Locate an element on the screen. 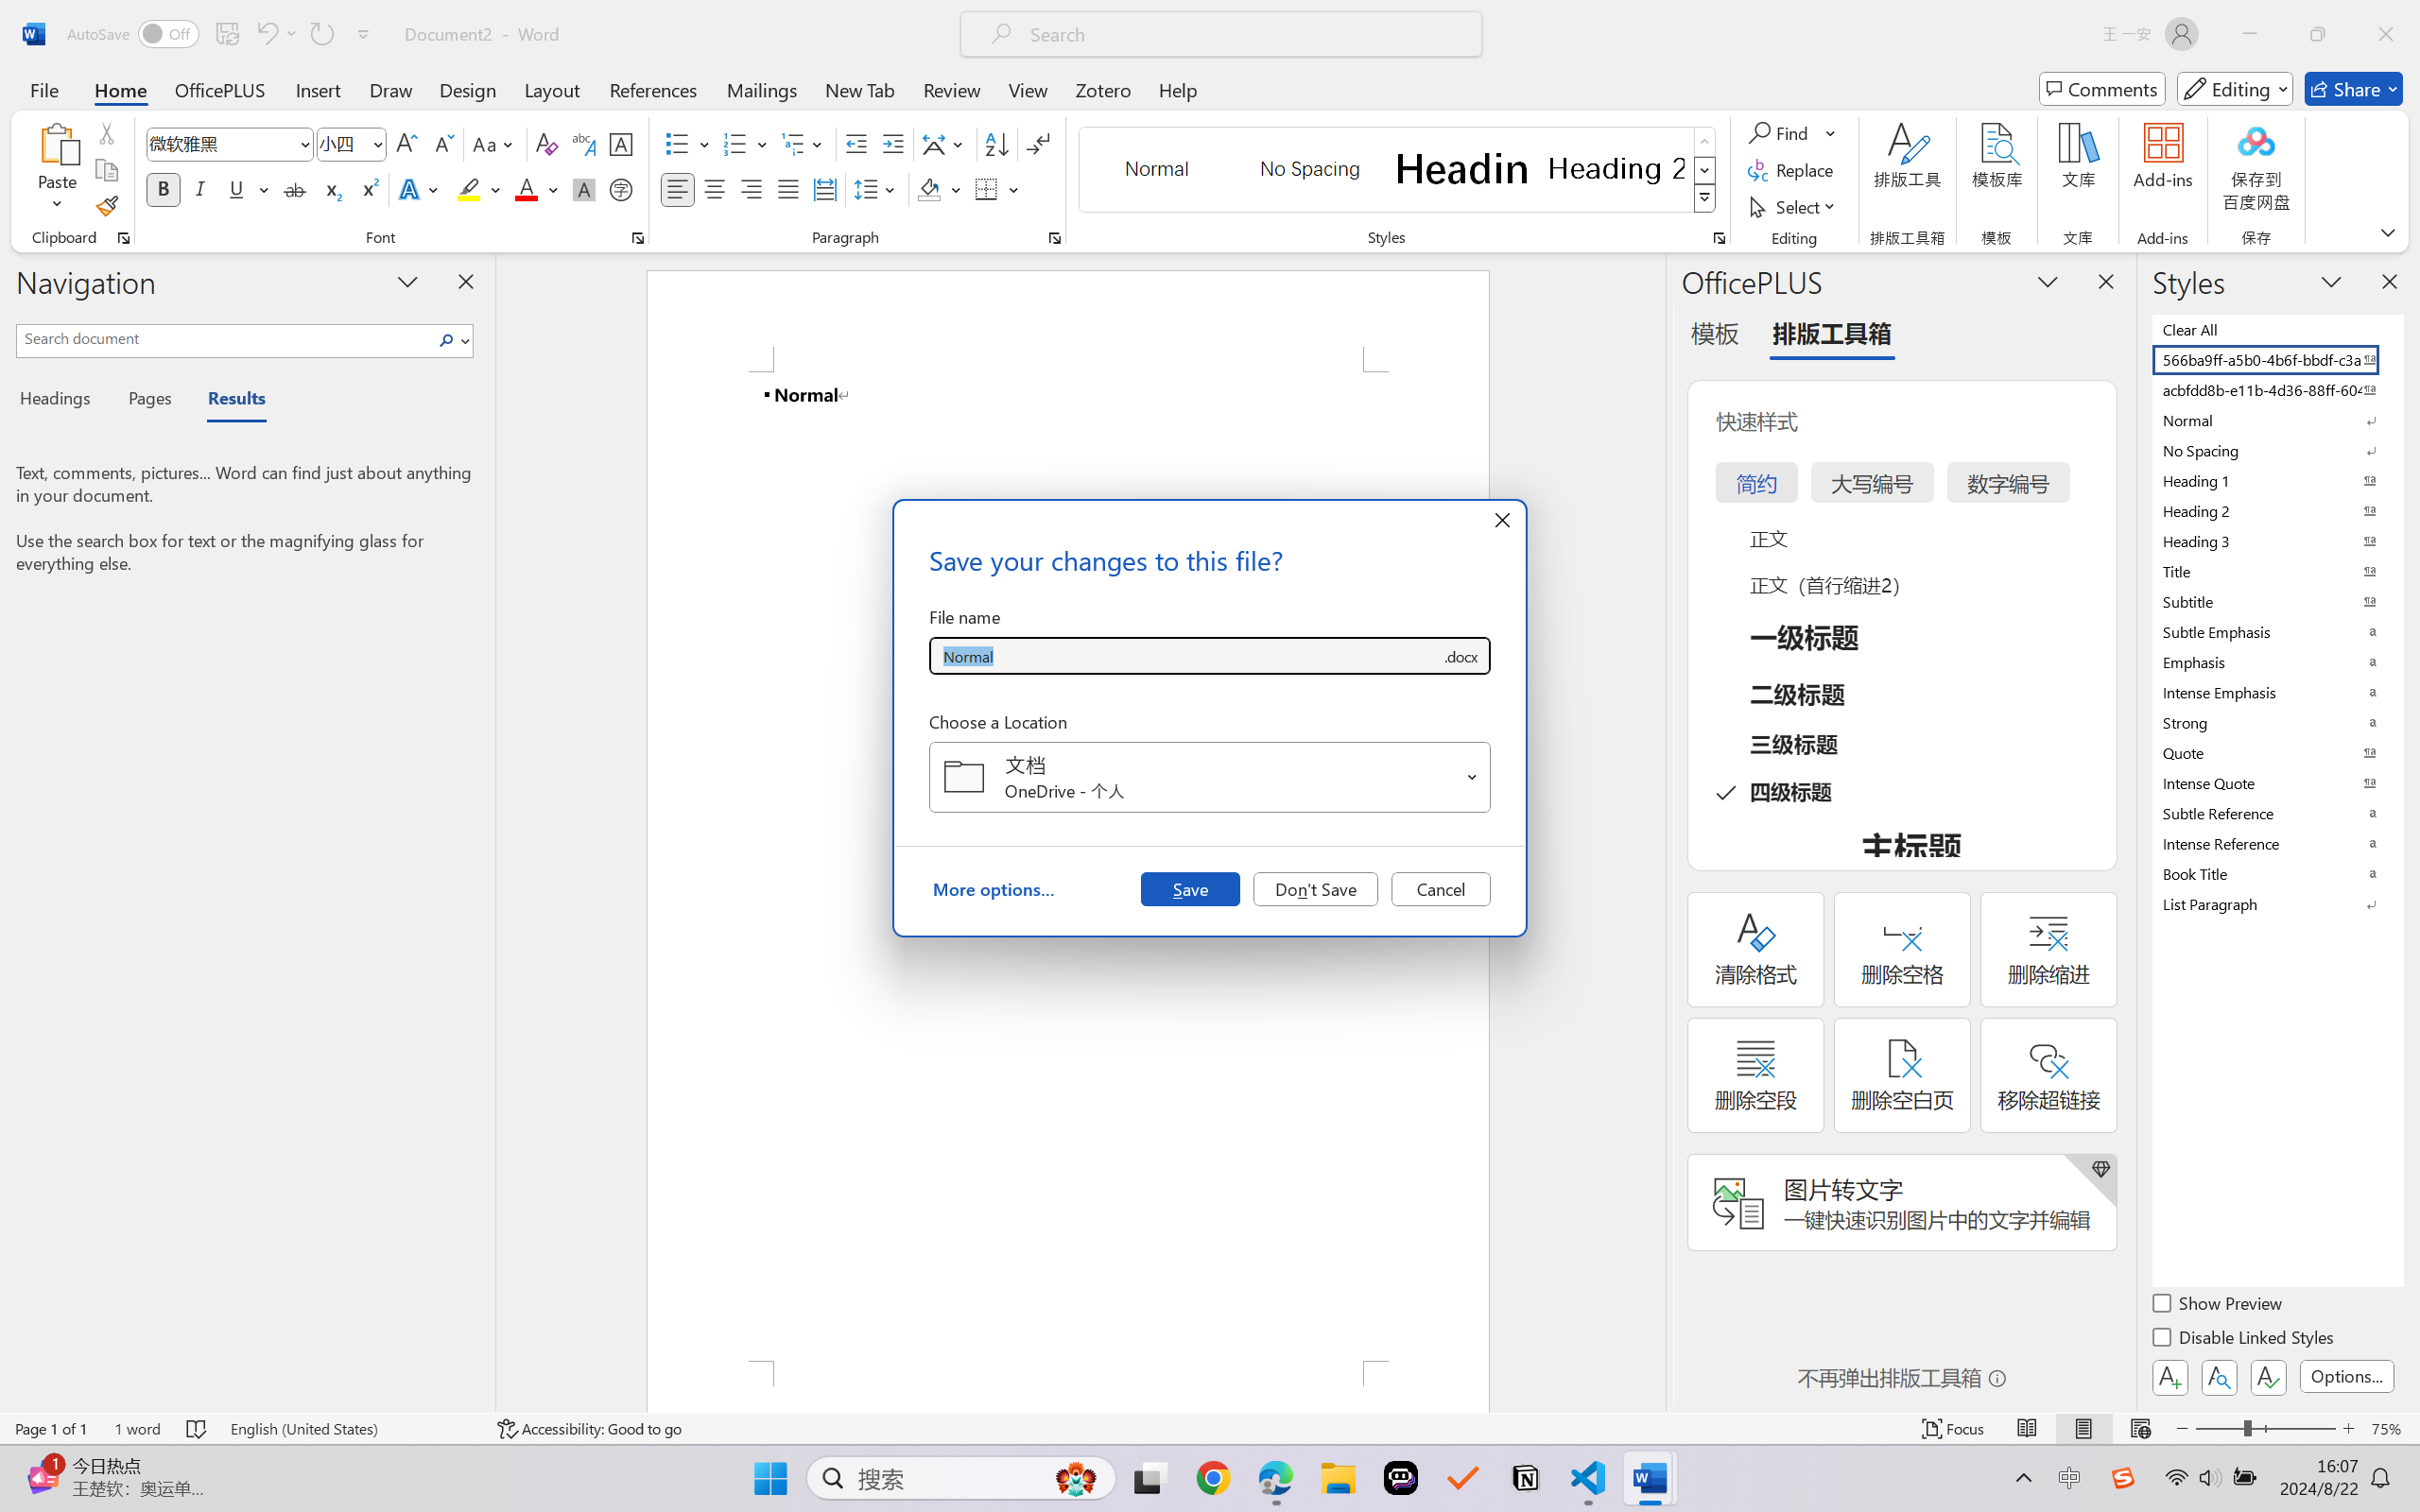 This screenshot has height=1512, width=2420. 'Subscript' is located at coordinates (330, 188).